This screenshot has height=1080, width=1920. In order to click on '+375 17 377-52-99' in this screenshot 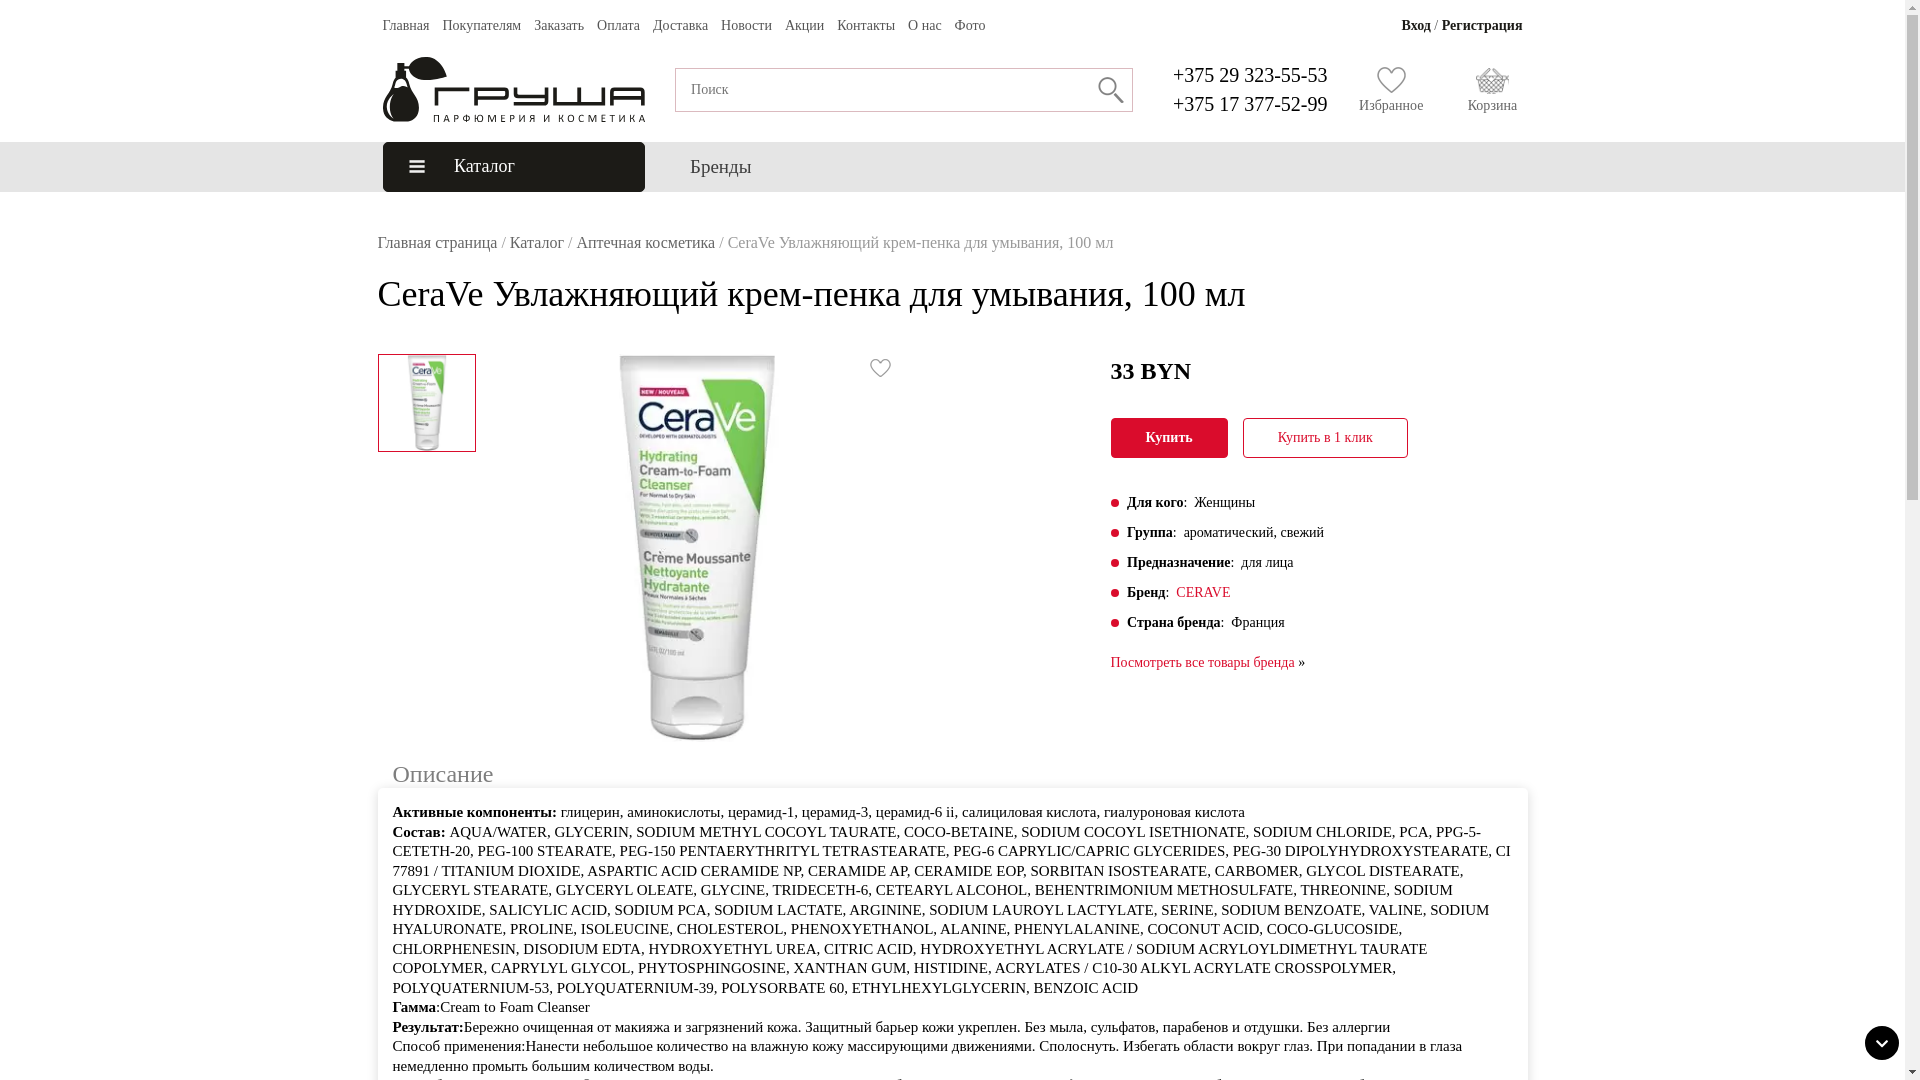, I will do `click(1249, 103)`.